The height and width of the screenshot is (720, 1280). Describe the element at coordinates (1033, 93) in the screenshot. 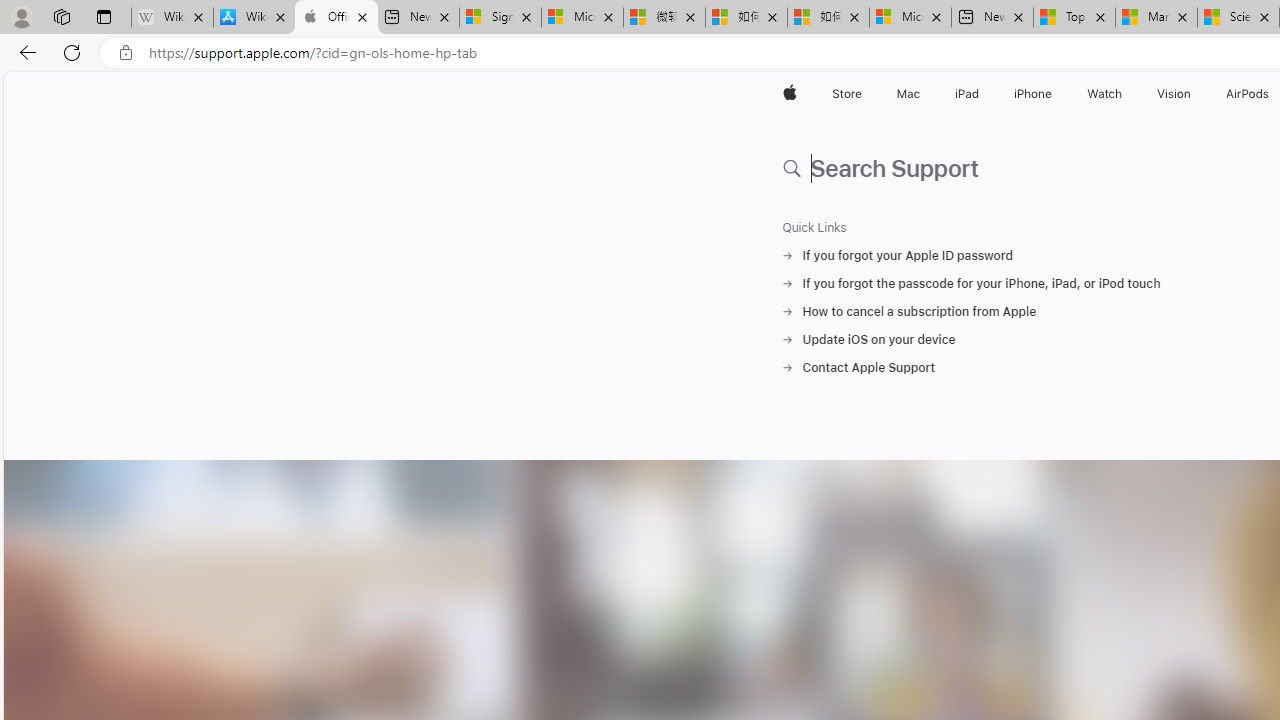

I see `'iPhone'` at that location.